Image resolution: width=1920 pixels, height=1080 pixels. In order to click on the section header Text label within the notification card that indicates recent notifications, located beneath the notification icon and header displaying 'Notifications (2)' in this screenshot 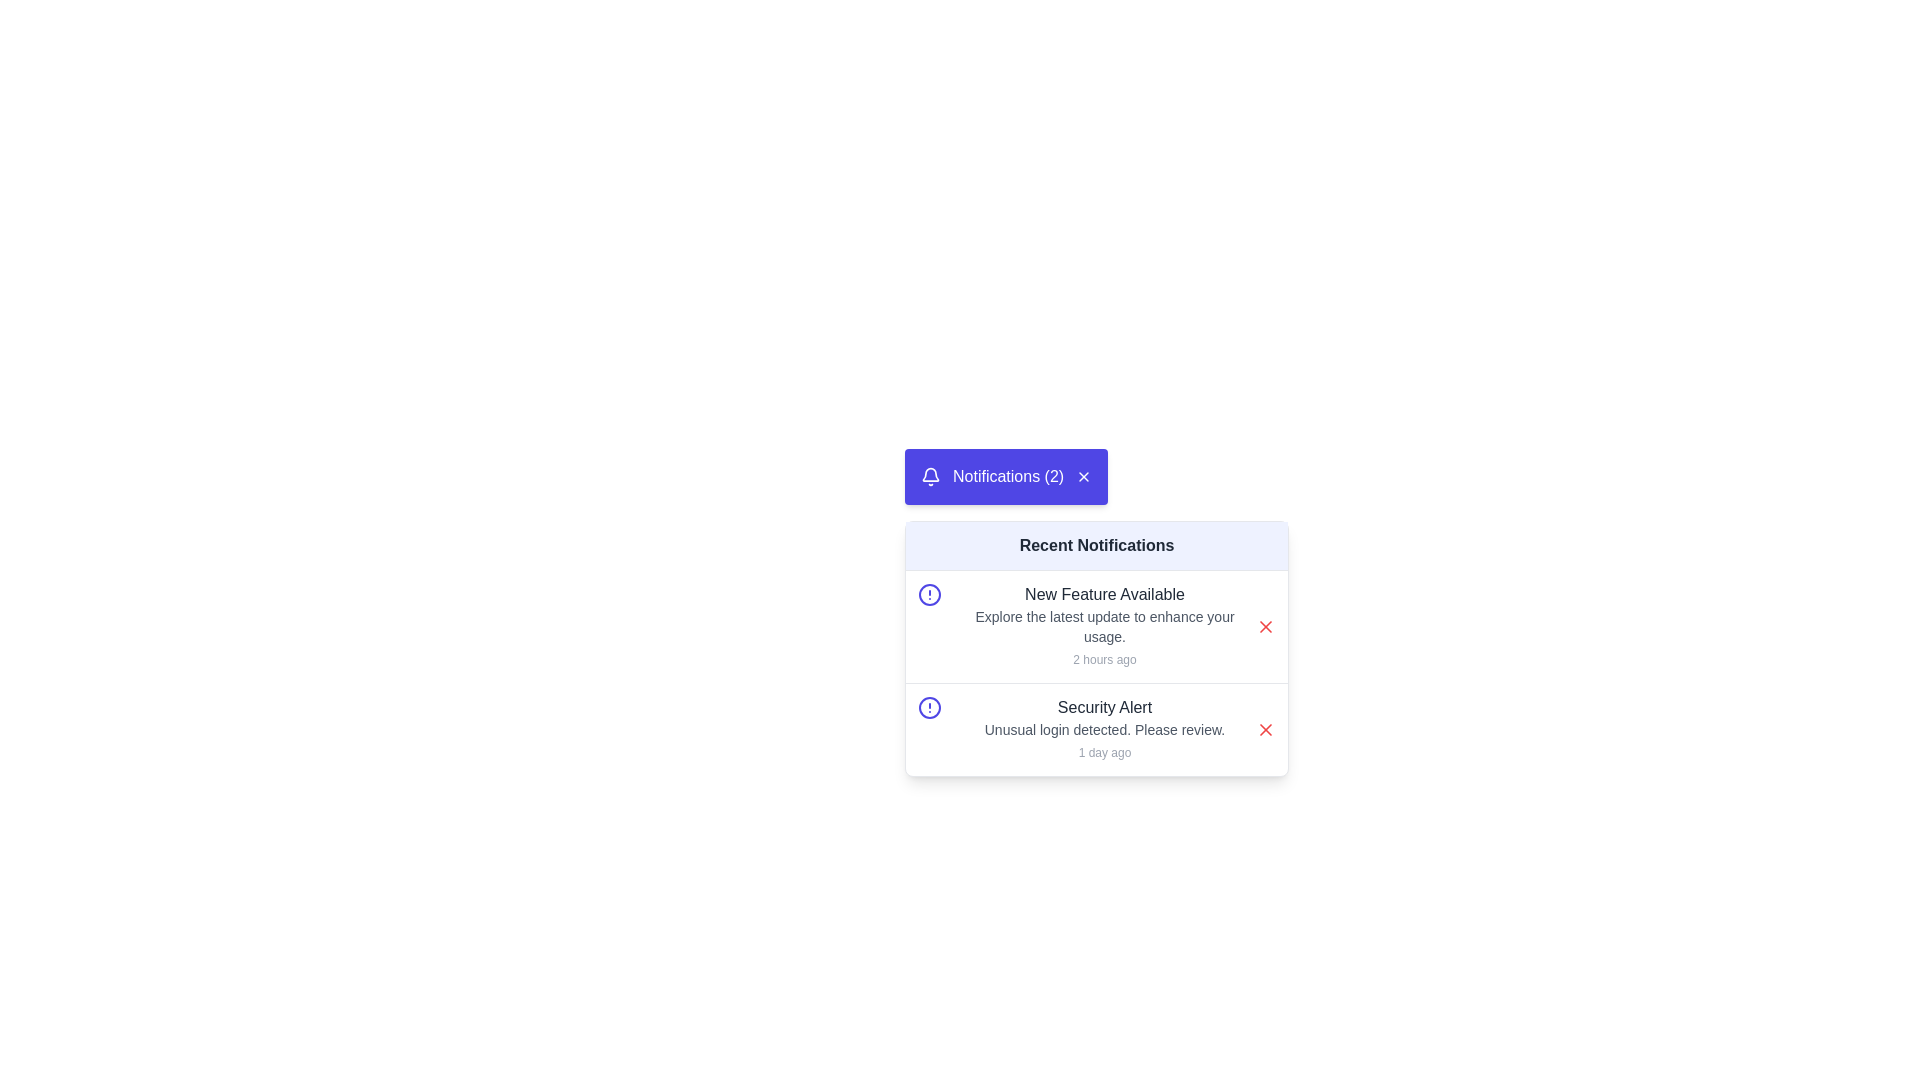, I will do `click(1096, 546)`.